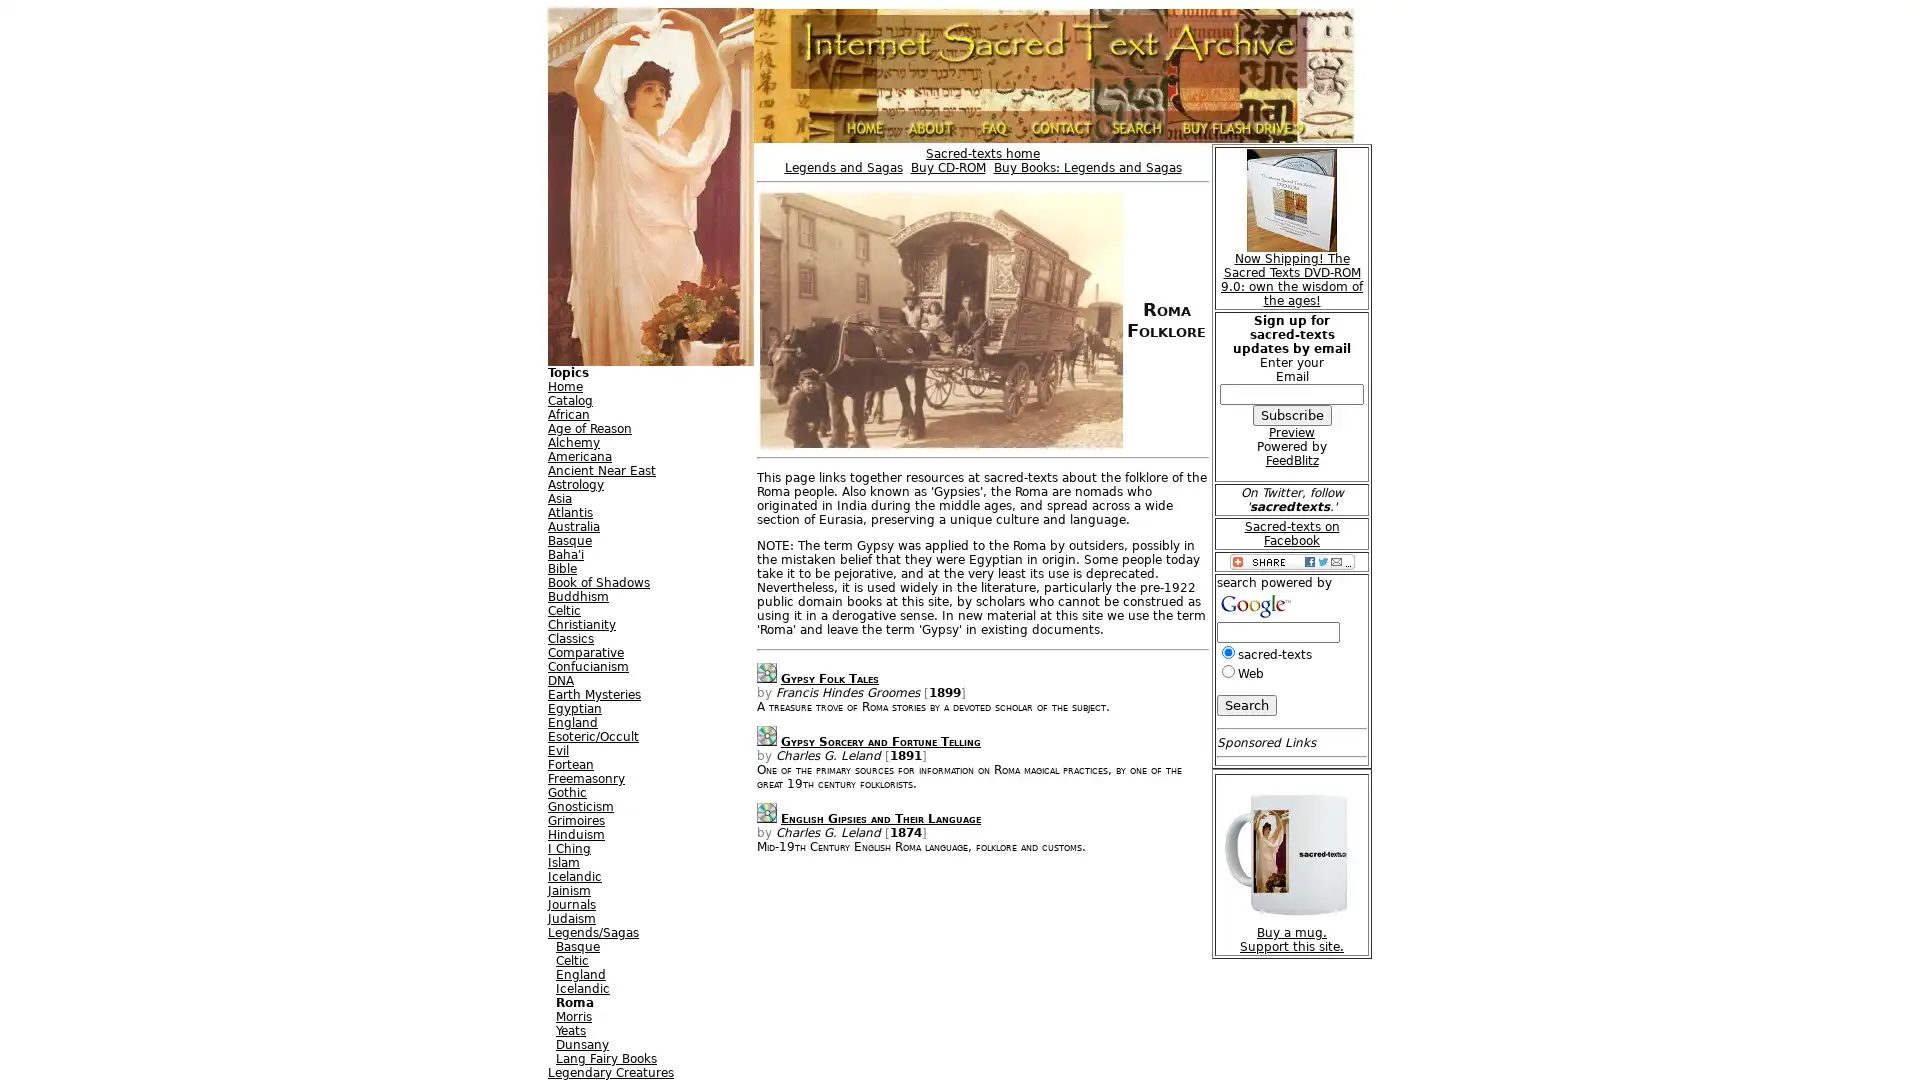 This screenshot has height=1080, width=1920. I want to click on Search, so click(1246, 704).